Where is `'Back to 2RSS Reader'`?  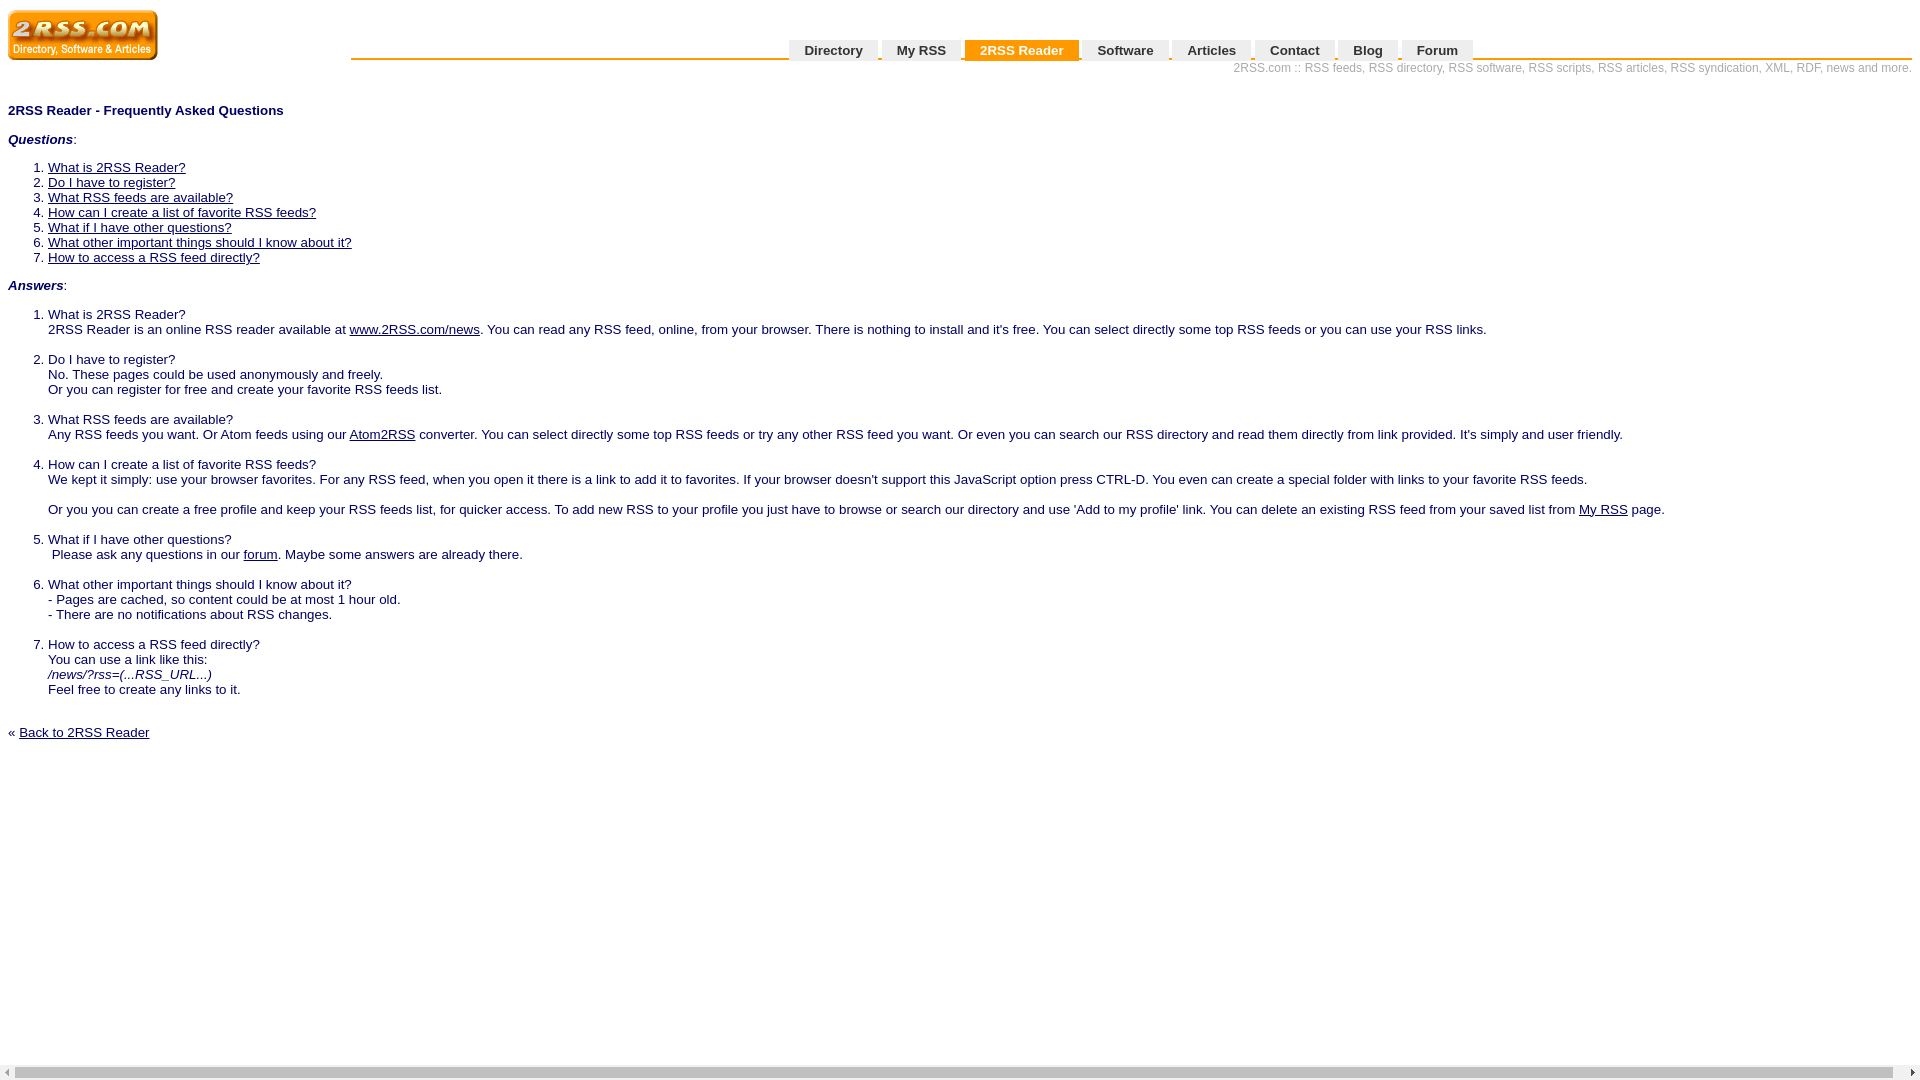 'Back to 2RSS Reader' is located at coordinates (82, 732).